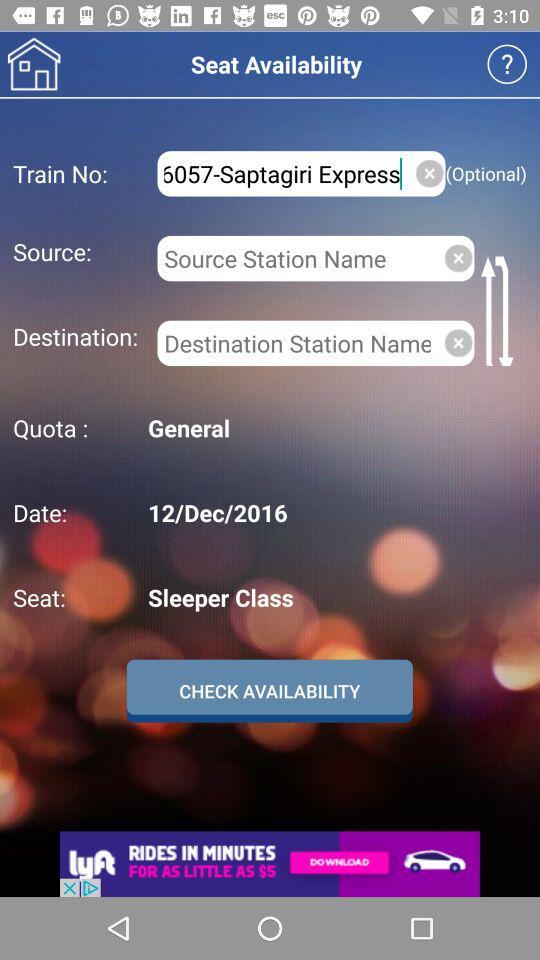 The image size is (540, 960). Describe the element at coordinates (499, 310) in the screenshot. I see `swap options` at that location.